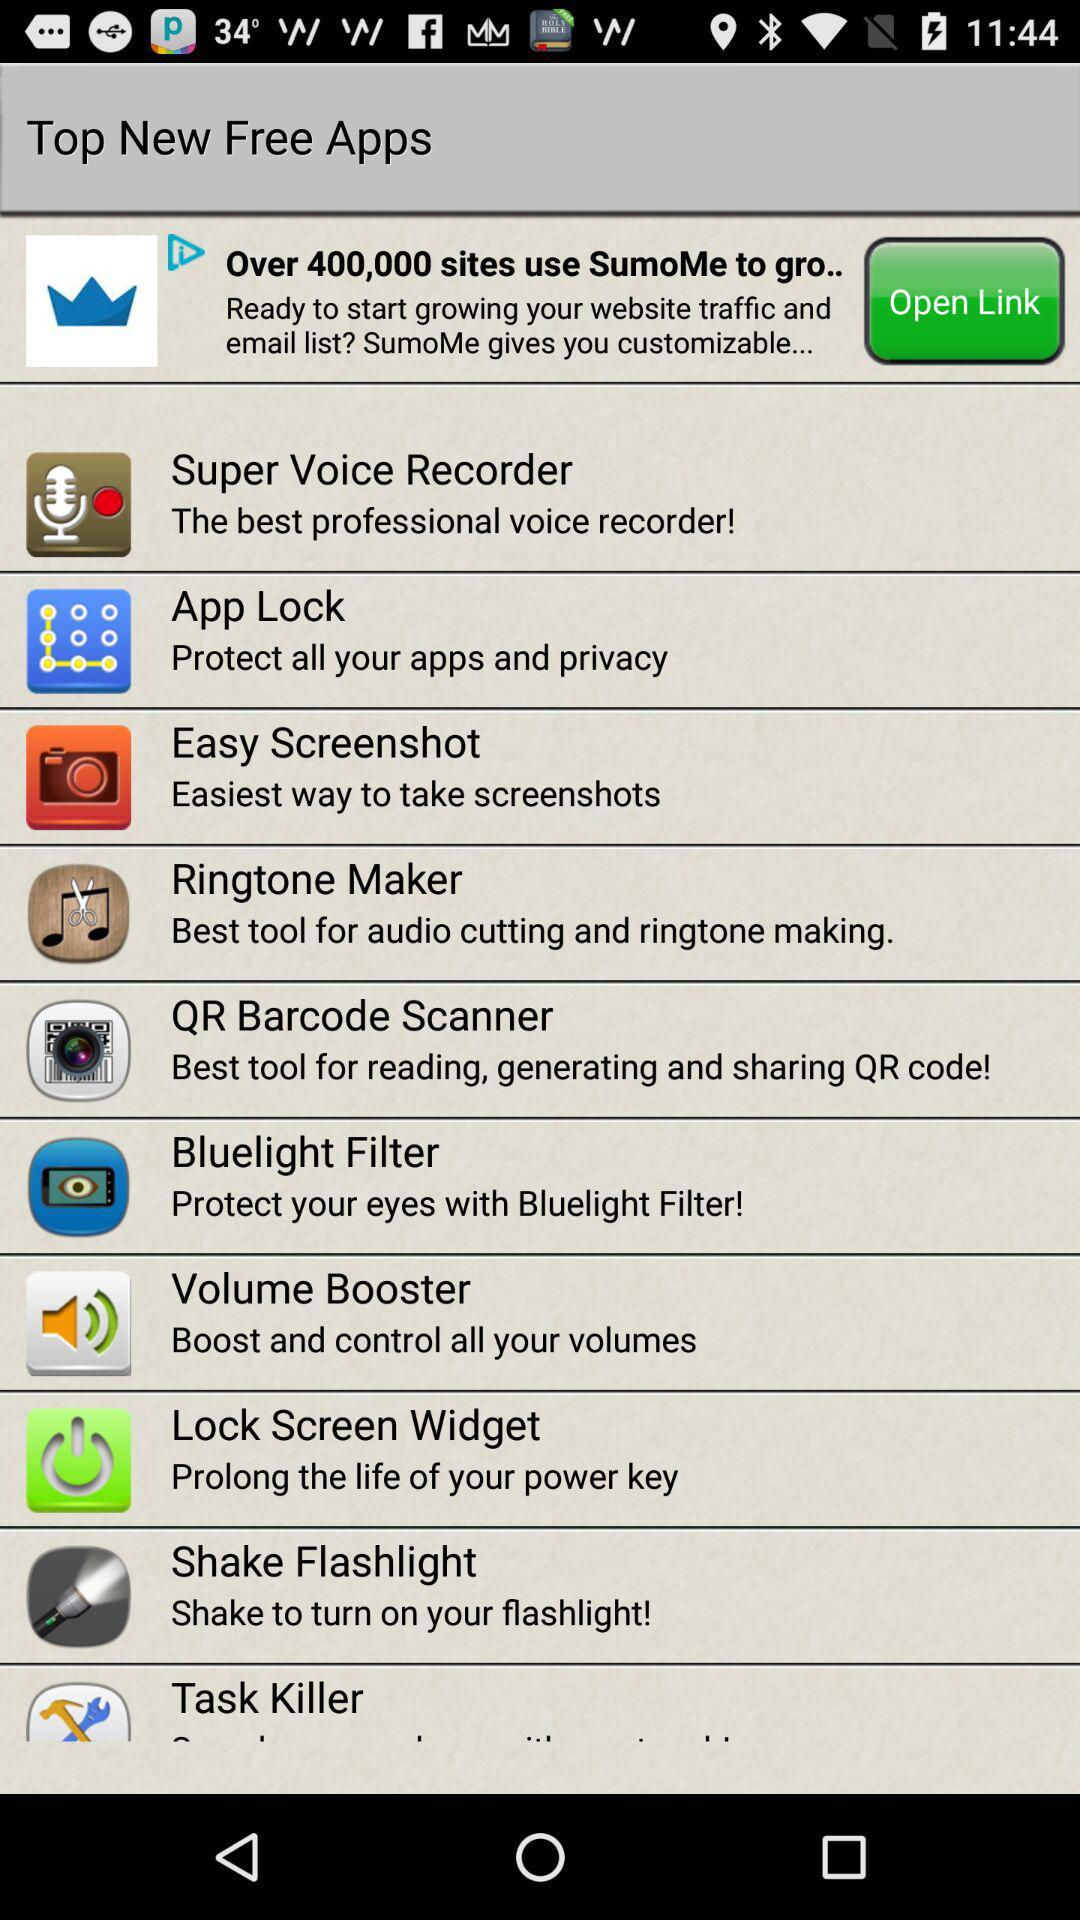 The image size is (1080, 1920). I want to click on the task killer item, so click(624, 1695).